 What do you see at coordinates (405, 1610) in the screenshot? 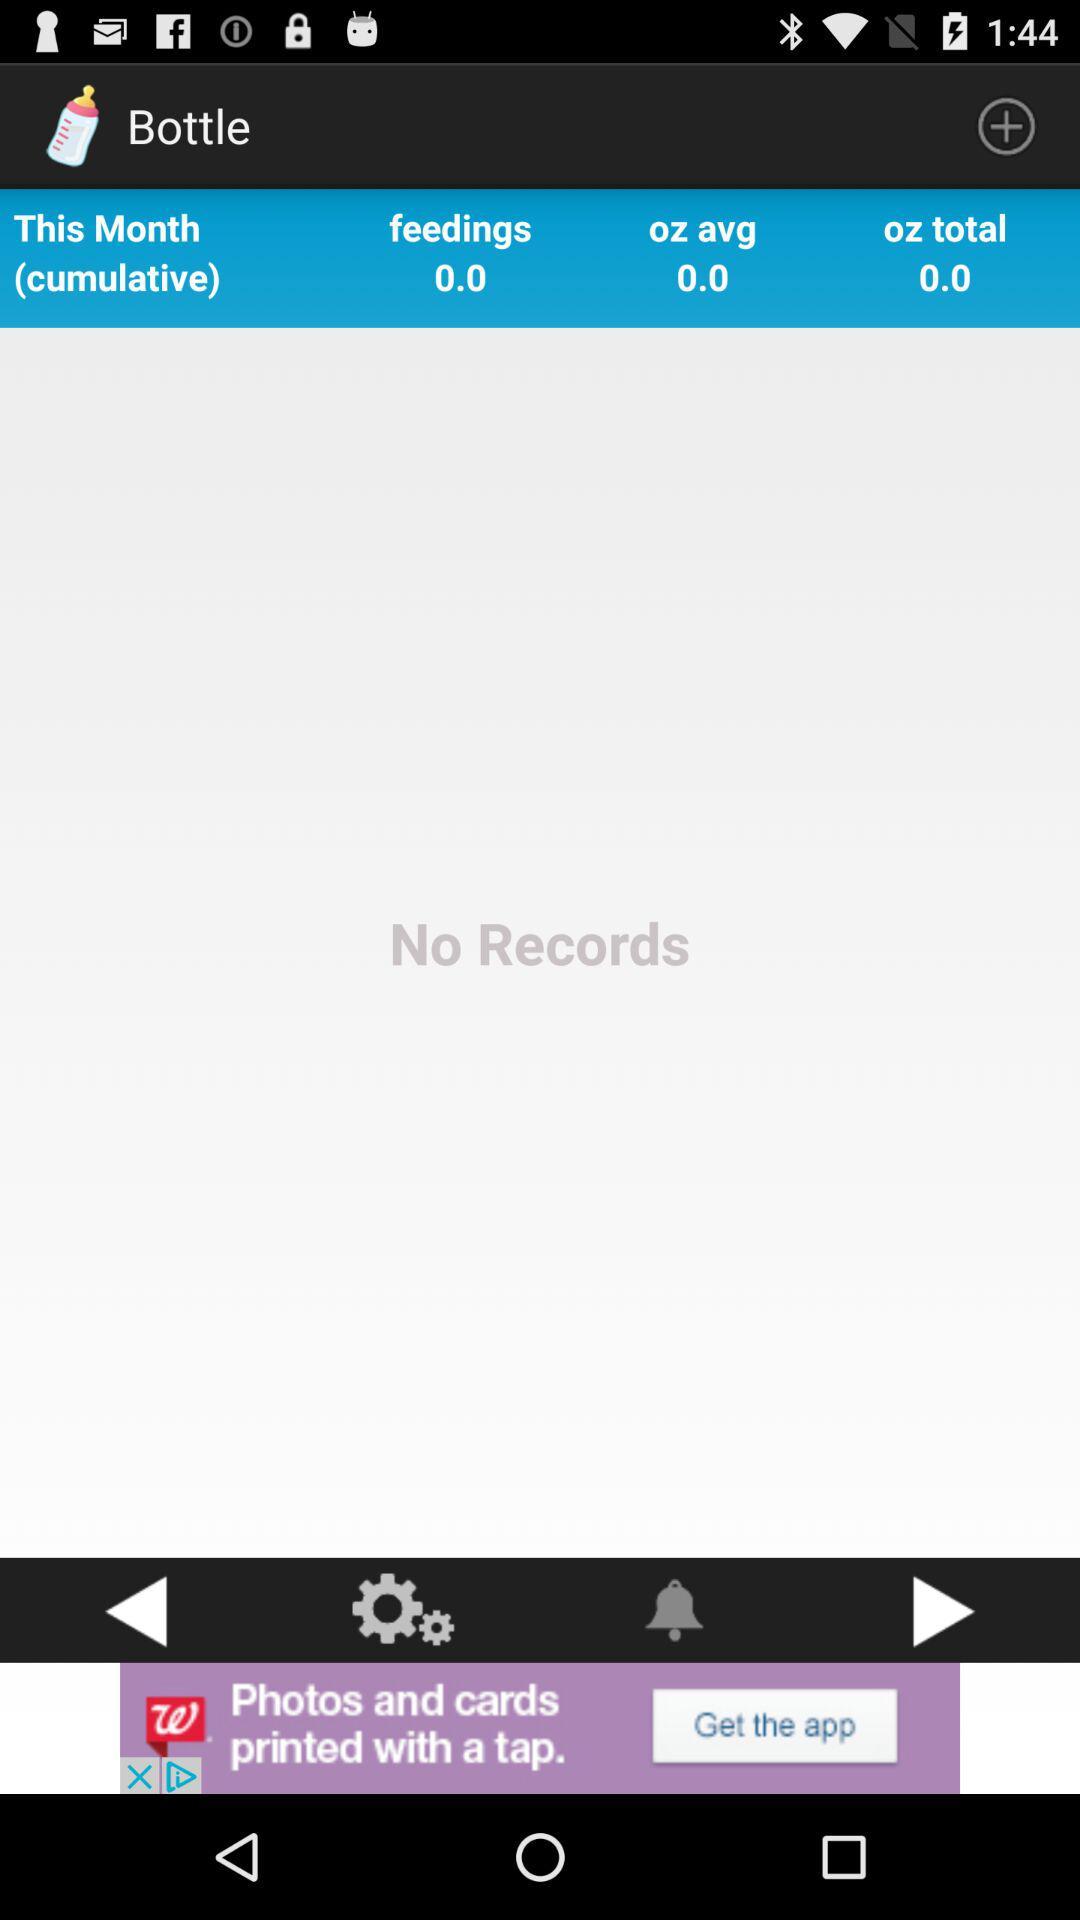
I see `setting button` at bounding box center [405, 1610].